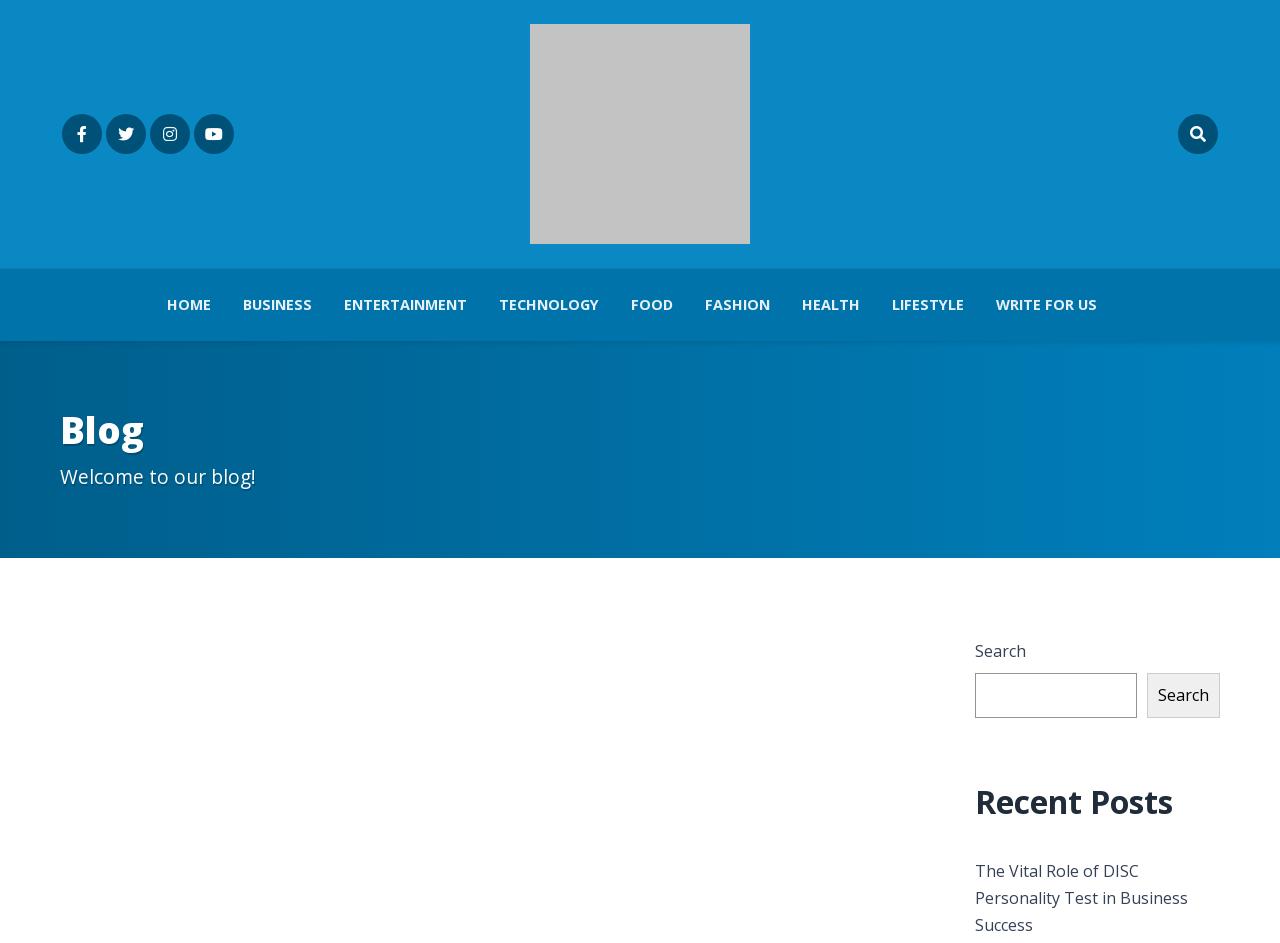 The image size is (1280, 943). I want to click on 'Lifestyle', so click(927, 303).